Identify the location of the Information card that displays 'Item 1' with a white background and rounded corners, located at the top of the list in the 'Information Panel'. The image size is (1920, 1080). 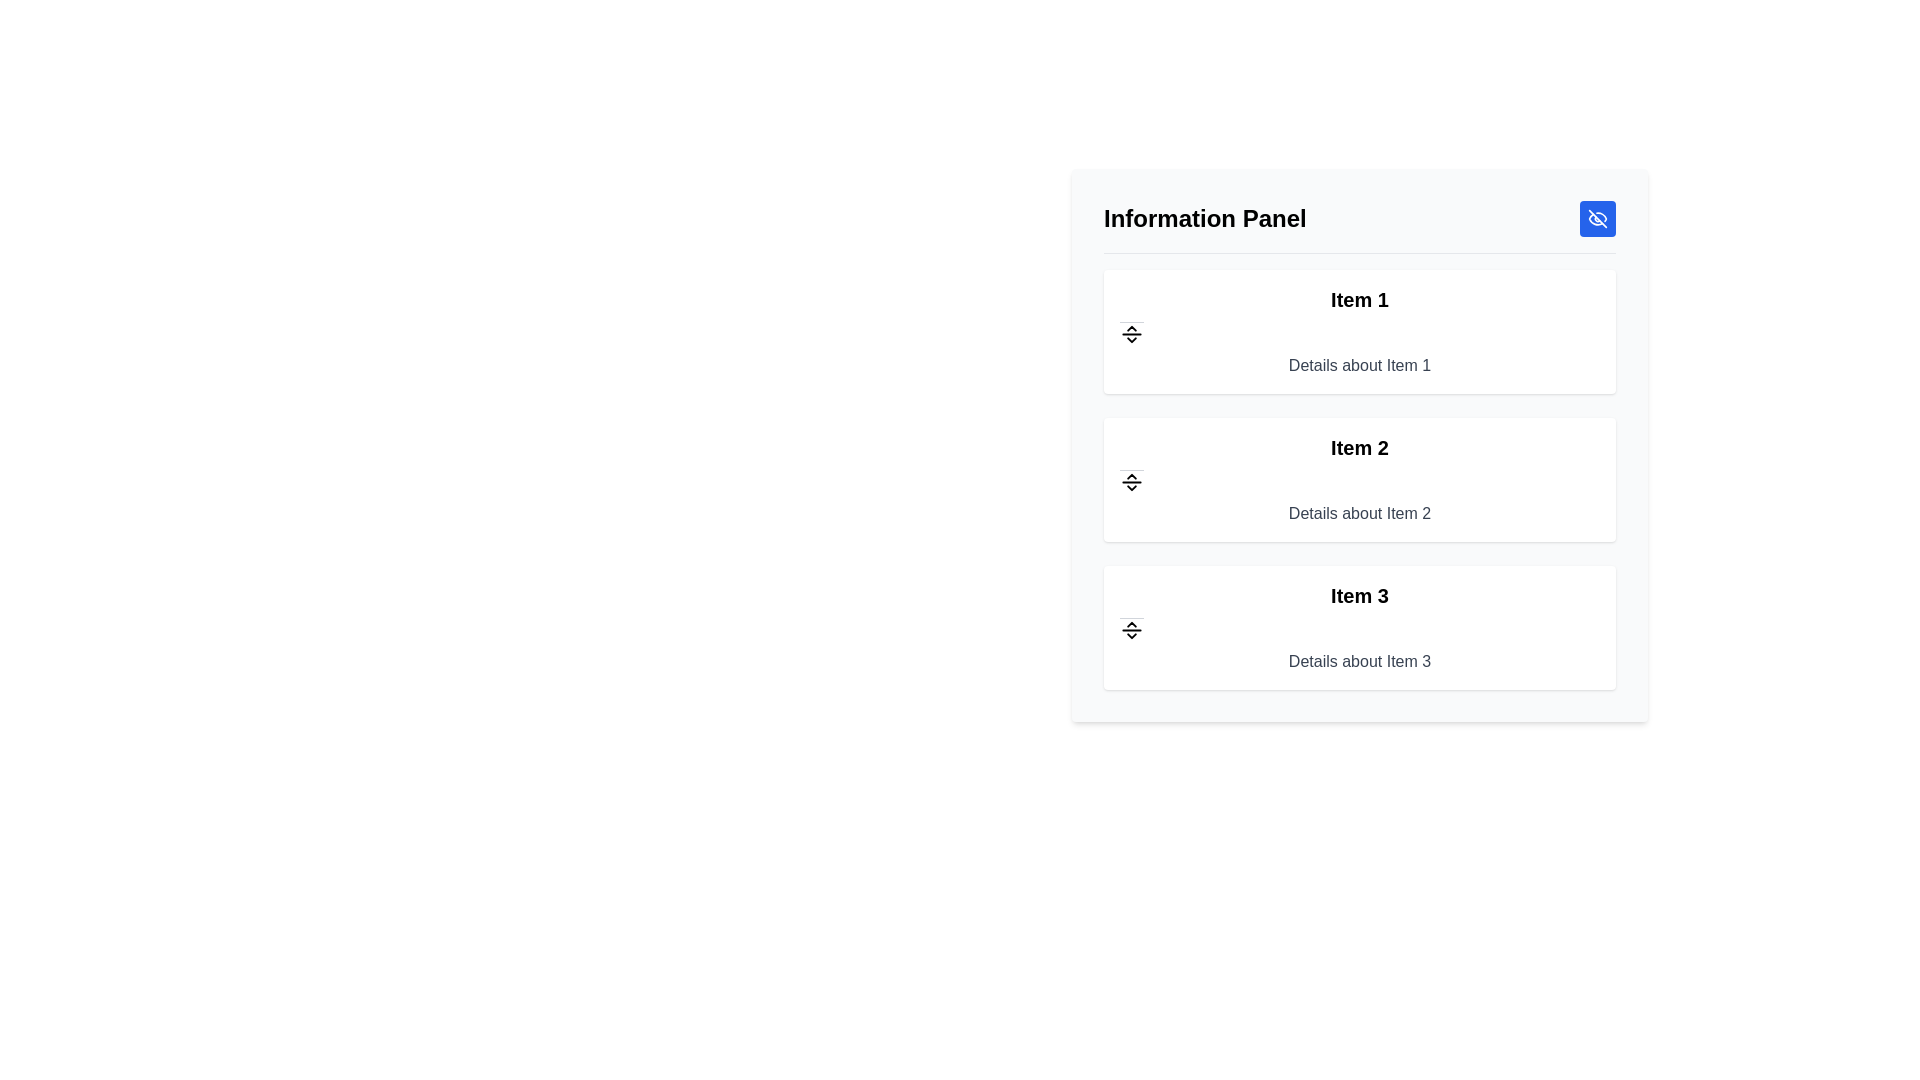
(1359, 330).